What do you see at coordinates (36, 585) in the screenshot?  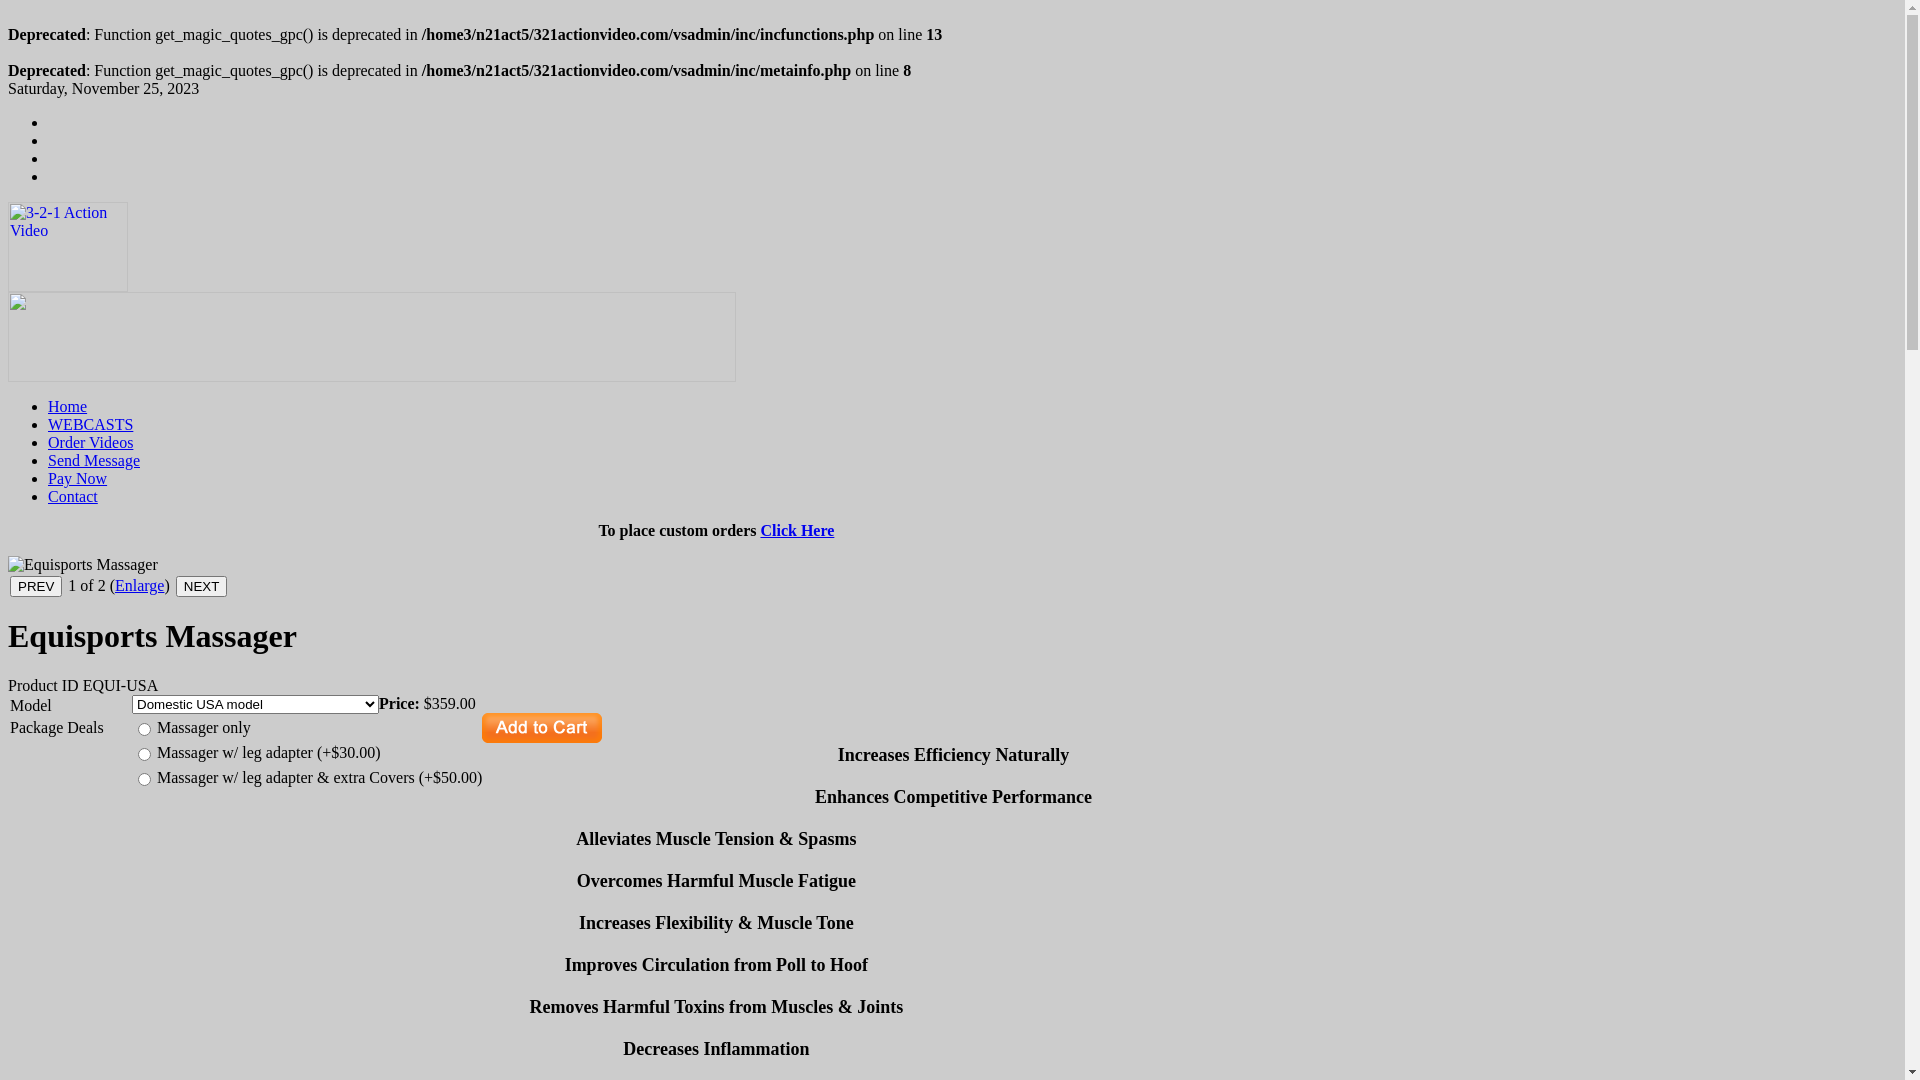 I see `'PREV'` at bounding box center [36, 585].